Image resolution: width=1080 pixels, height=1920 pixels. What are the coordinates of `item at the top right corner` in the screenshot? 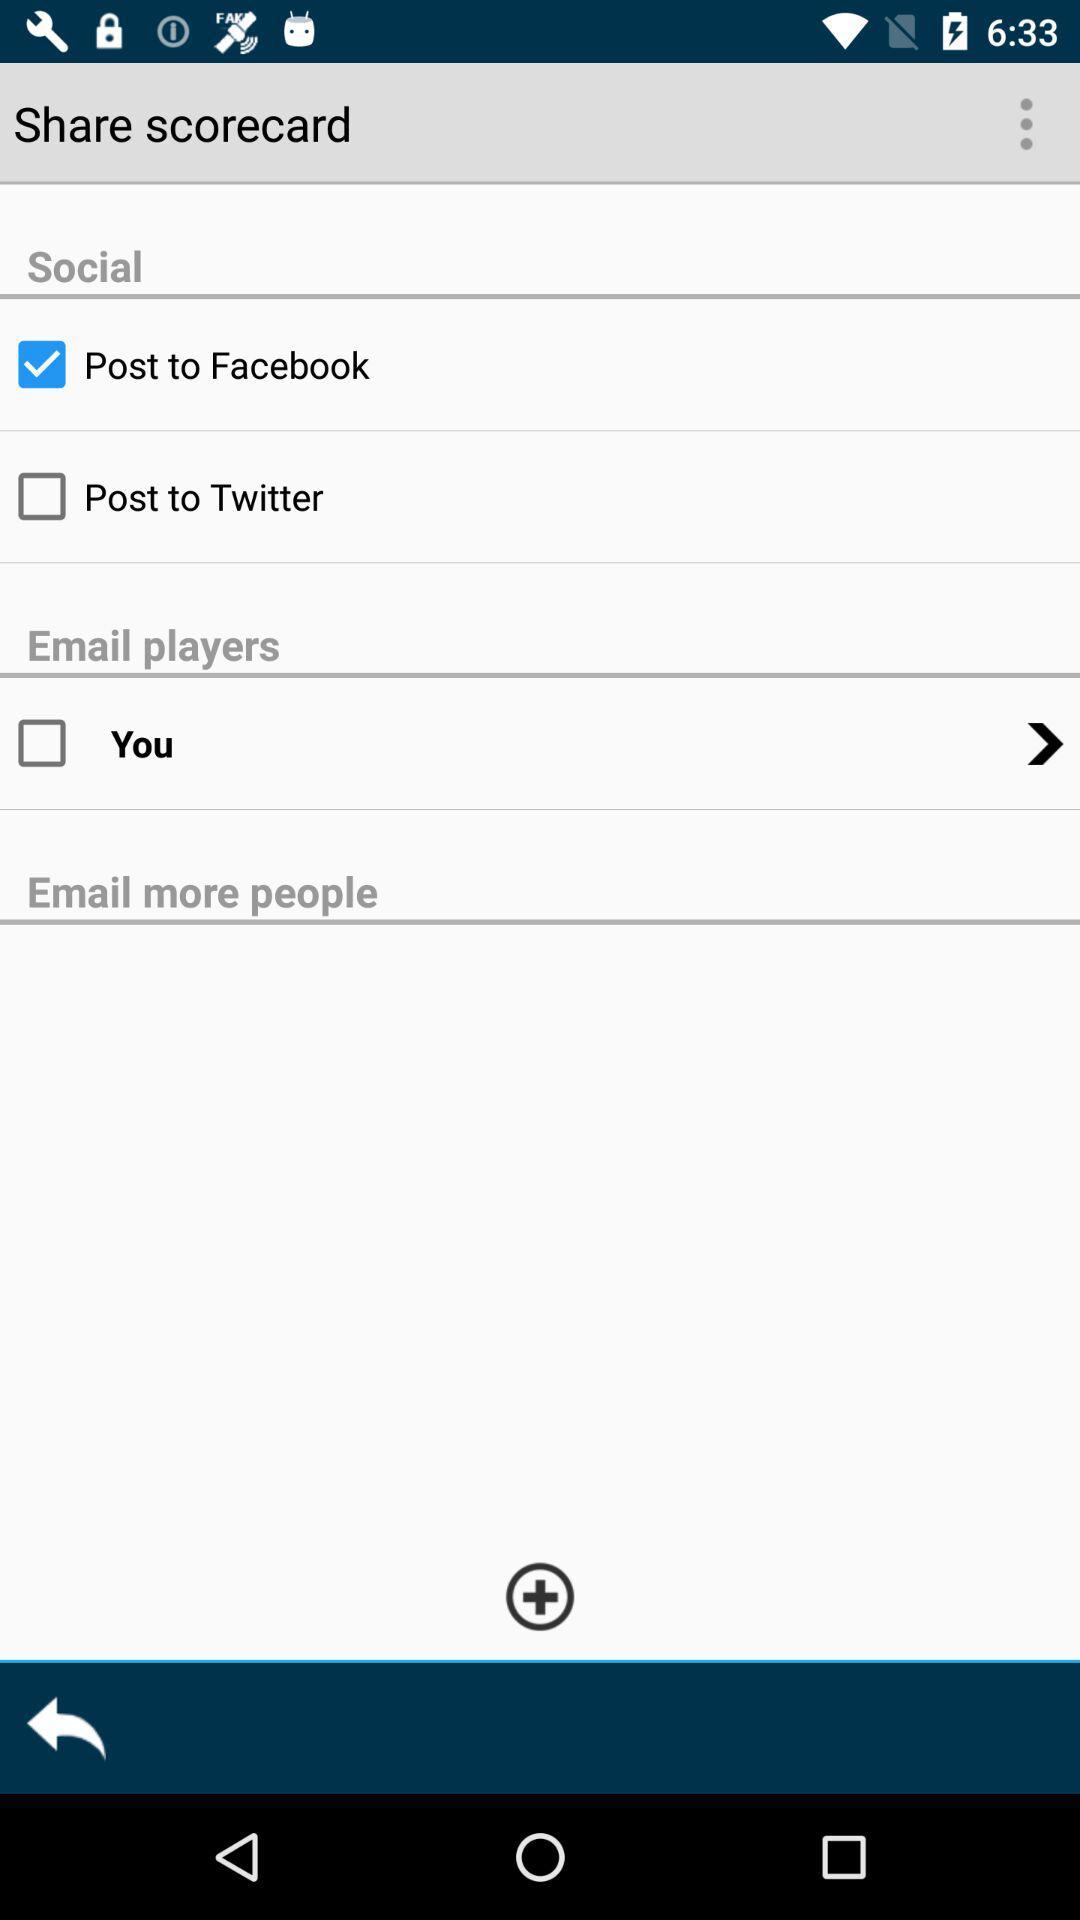 It's located at (1024, 121).